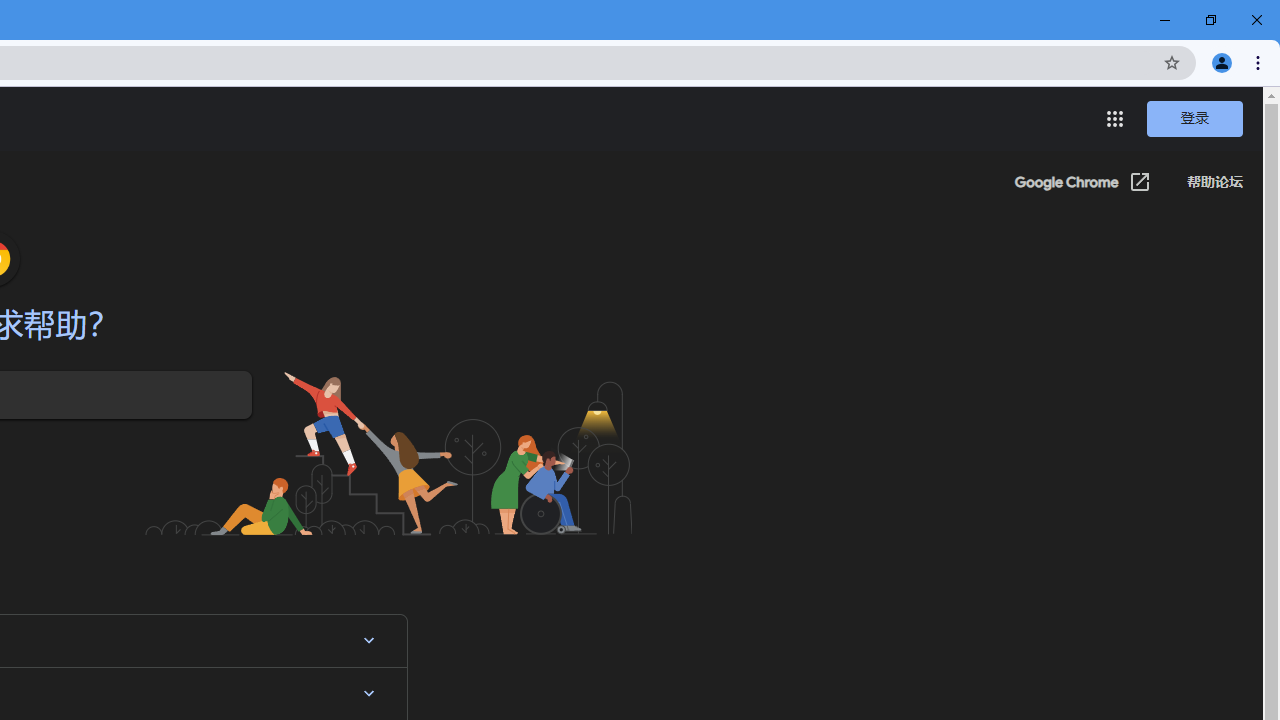  Describe the element at coordinates (1259, 61) in the screenshot. I see `'Chrome'` at that location.